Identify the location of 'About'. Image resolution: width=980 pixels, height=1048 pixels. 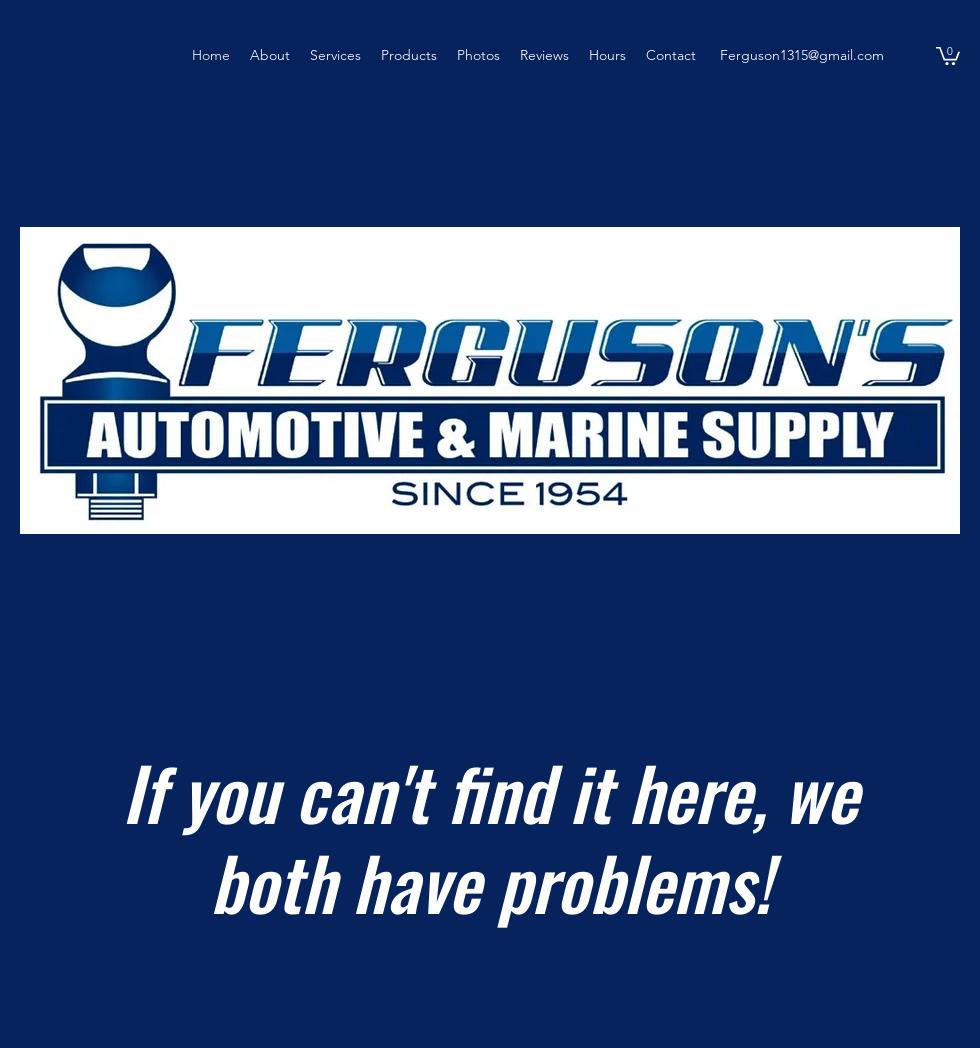
(269, 55).